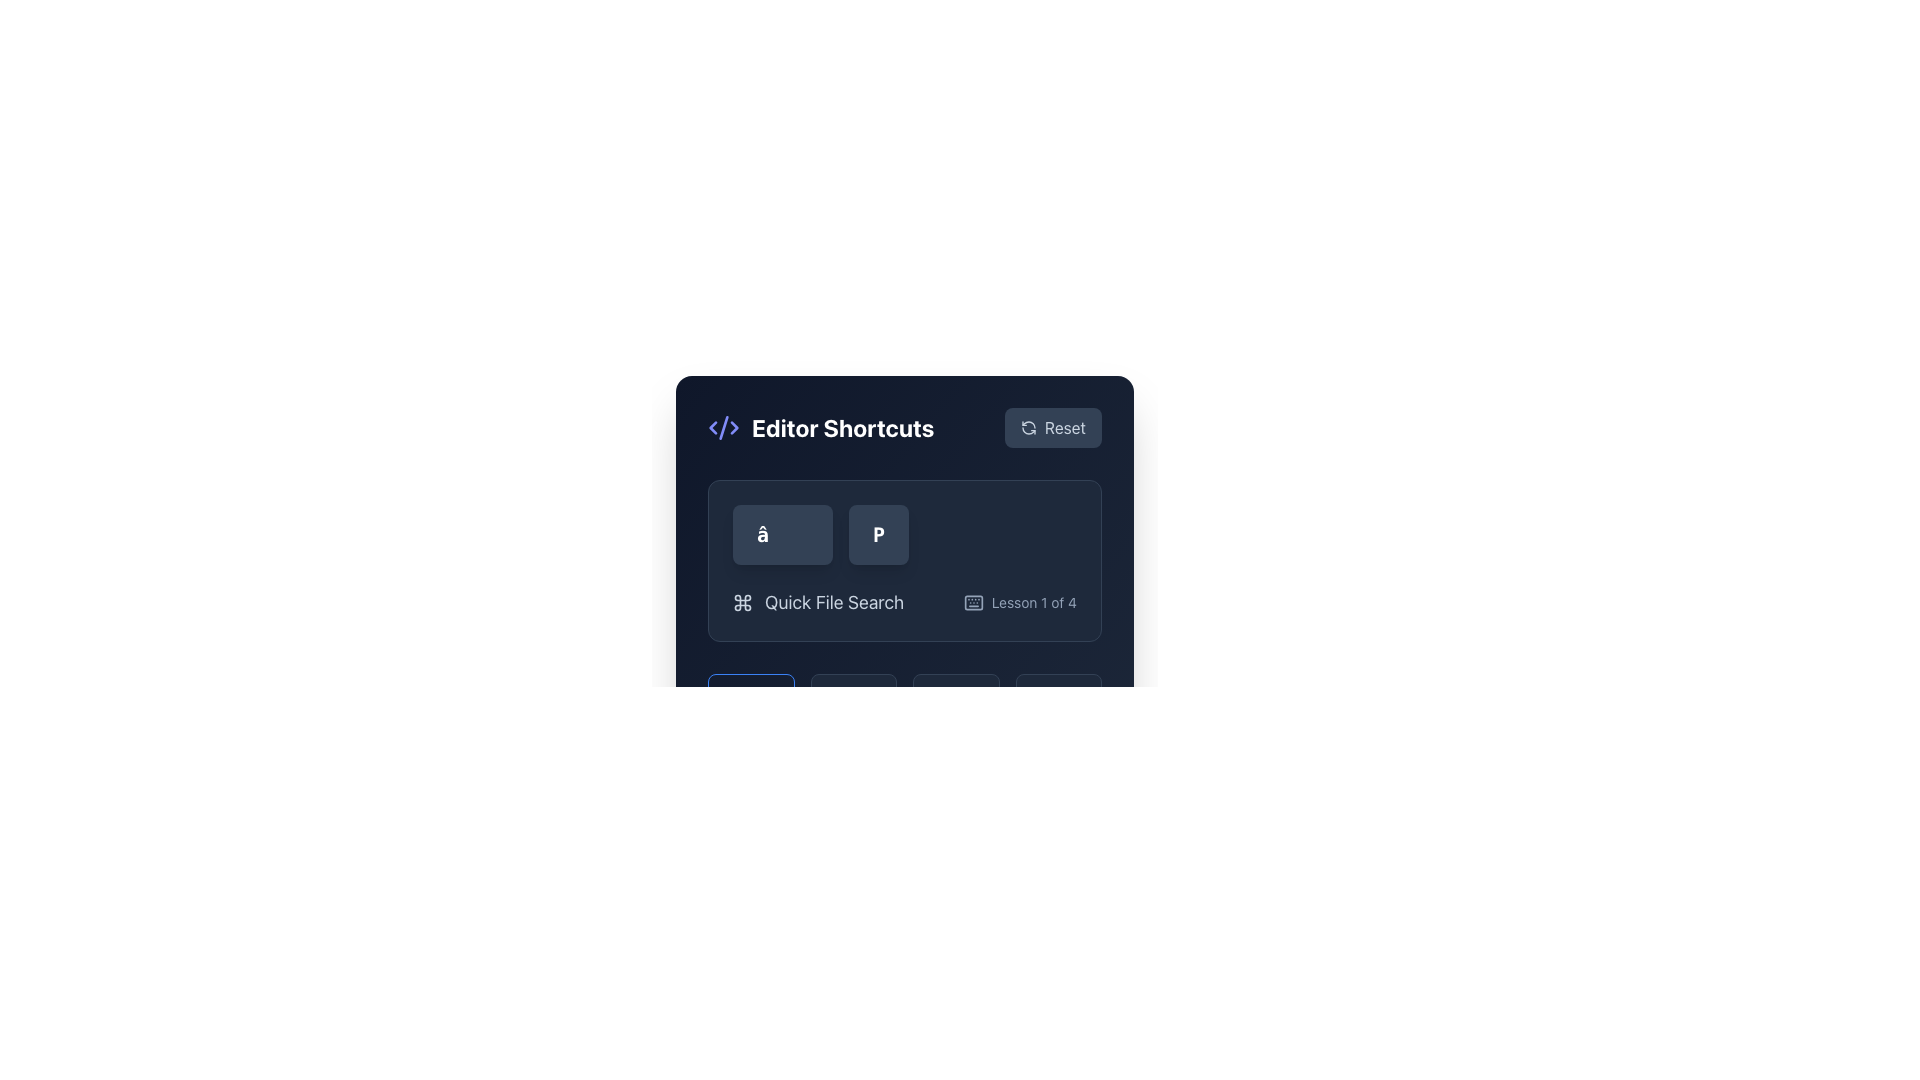 This screenshot has width=1920, height=1080. Describe the element at coordinates (1028, 427) in the screenshot. I see `the reset icon located within the 'Reset' button to trigger tooltip or visual feedback` at that location.